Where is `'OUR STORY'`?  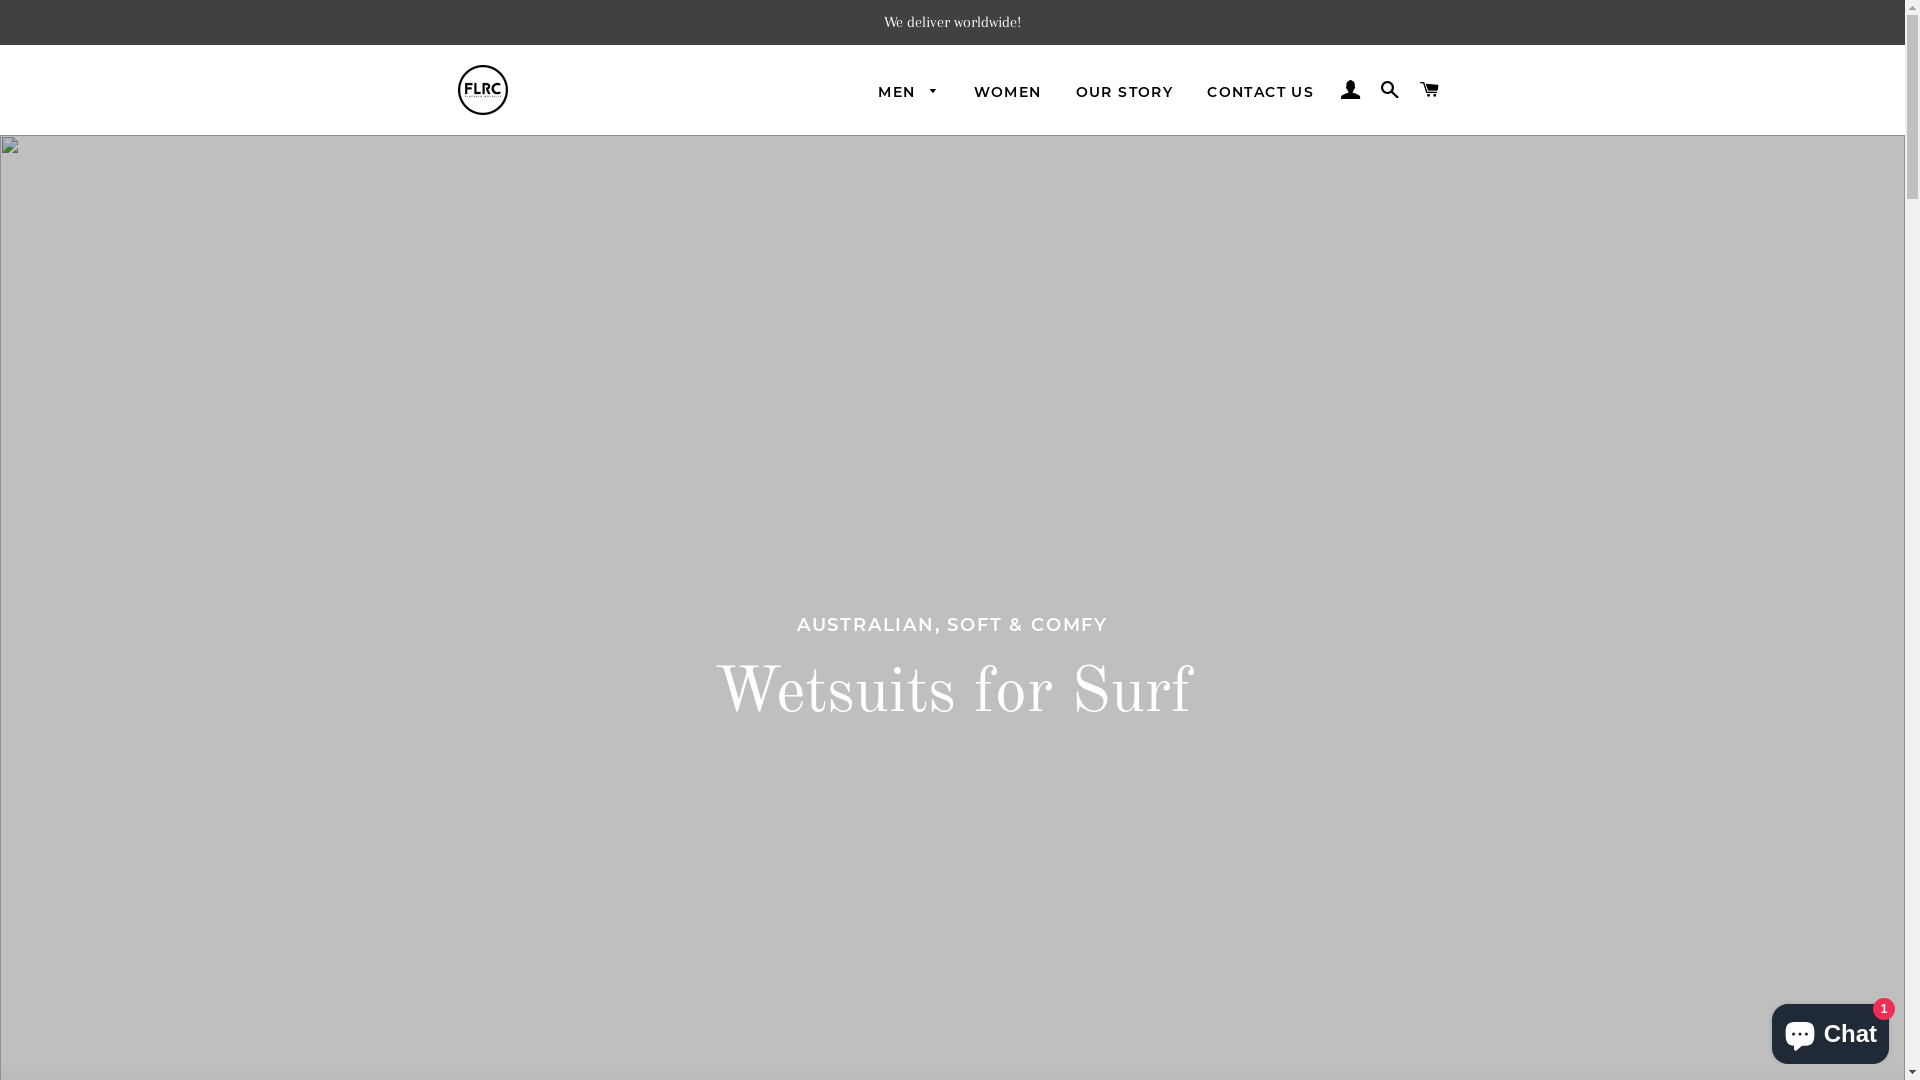 'OUR STORY' is located at coordinates (1124, 92).